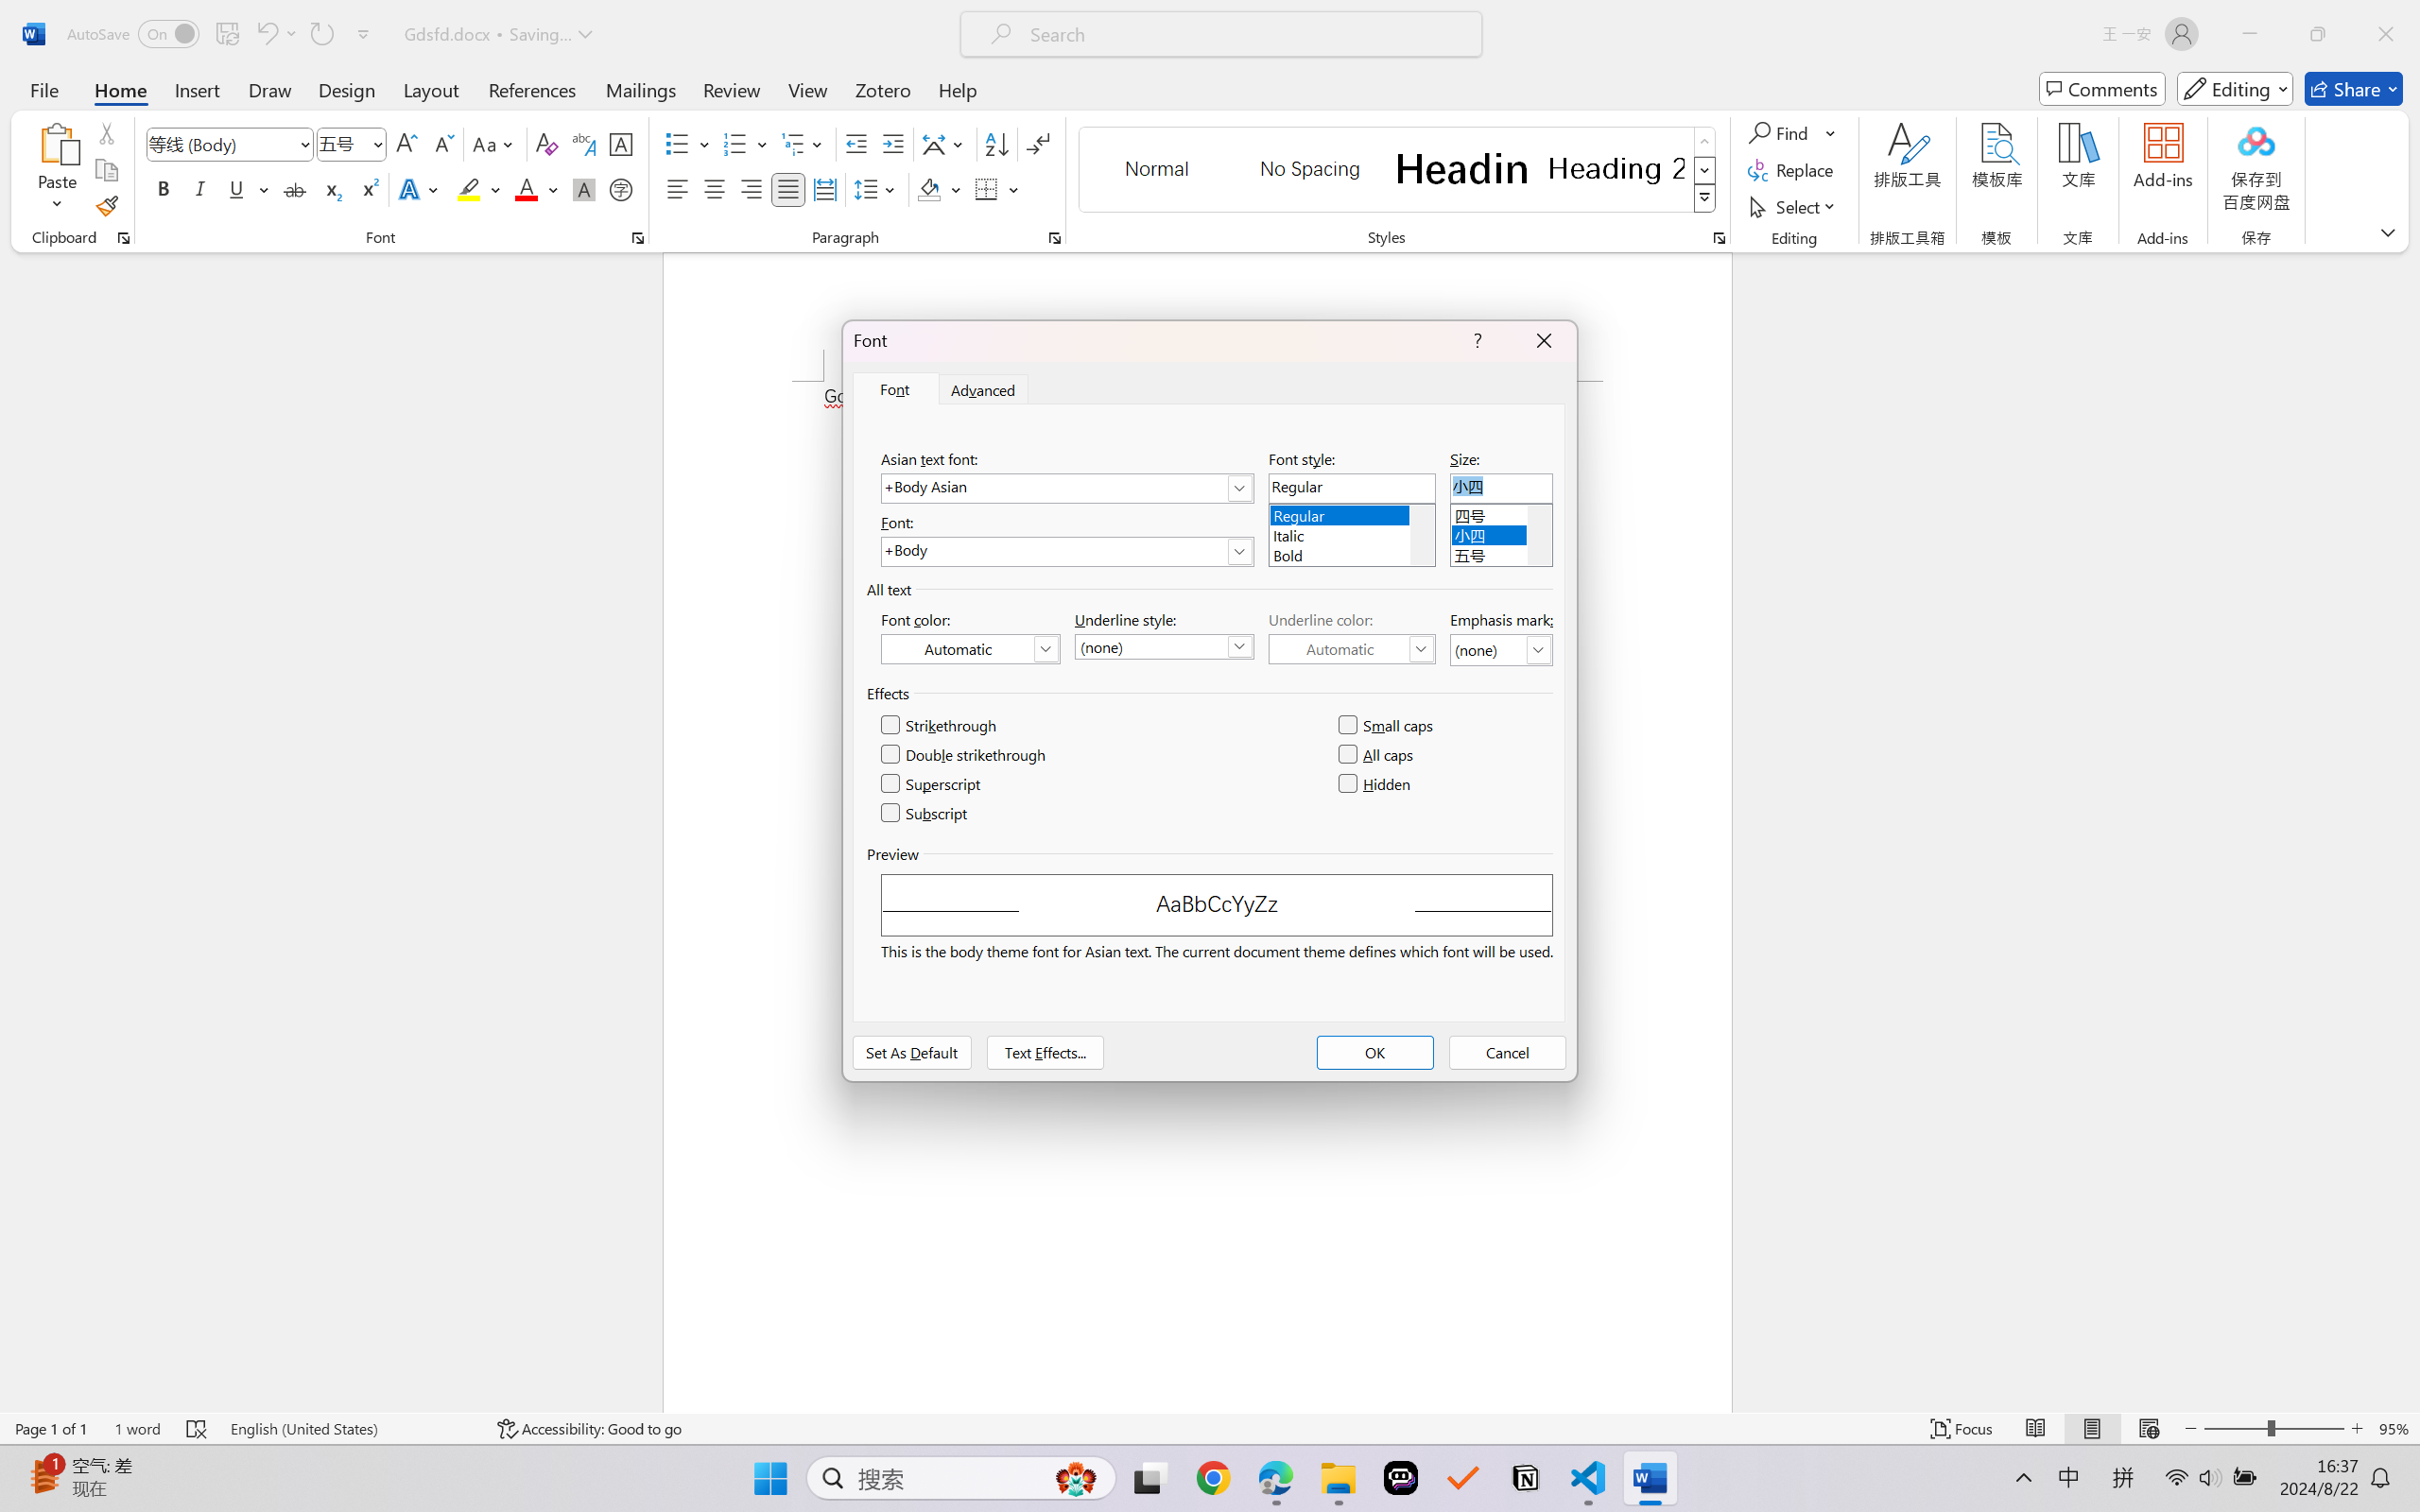  I want to click on 'Show/Hide Editing Marks', so click(1037, 144).